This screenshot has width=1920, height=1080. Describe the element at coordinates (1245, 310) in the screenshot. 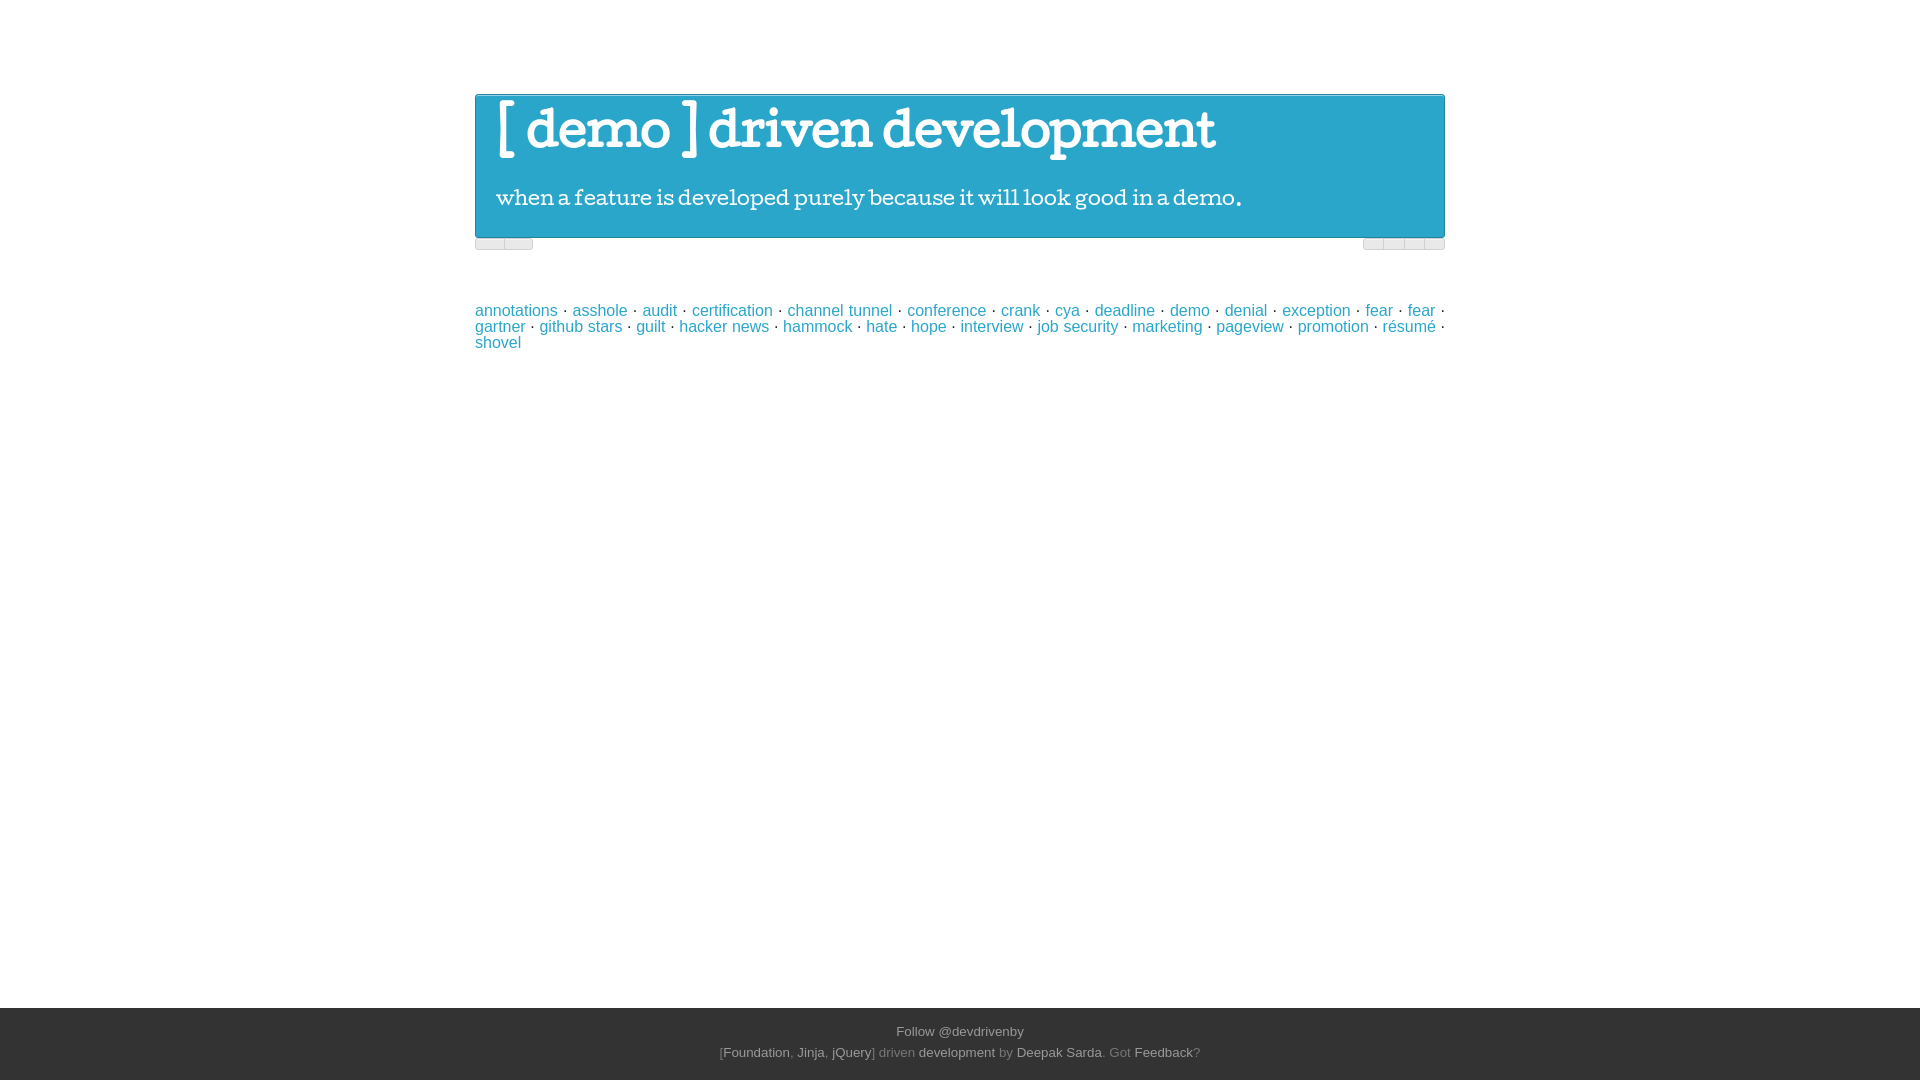

I see `'denial'` at that location.